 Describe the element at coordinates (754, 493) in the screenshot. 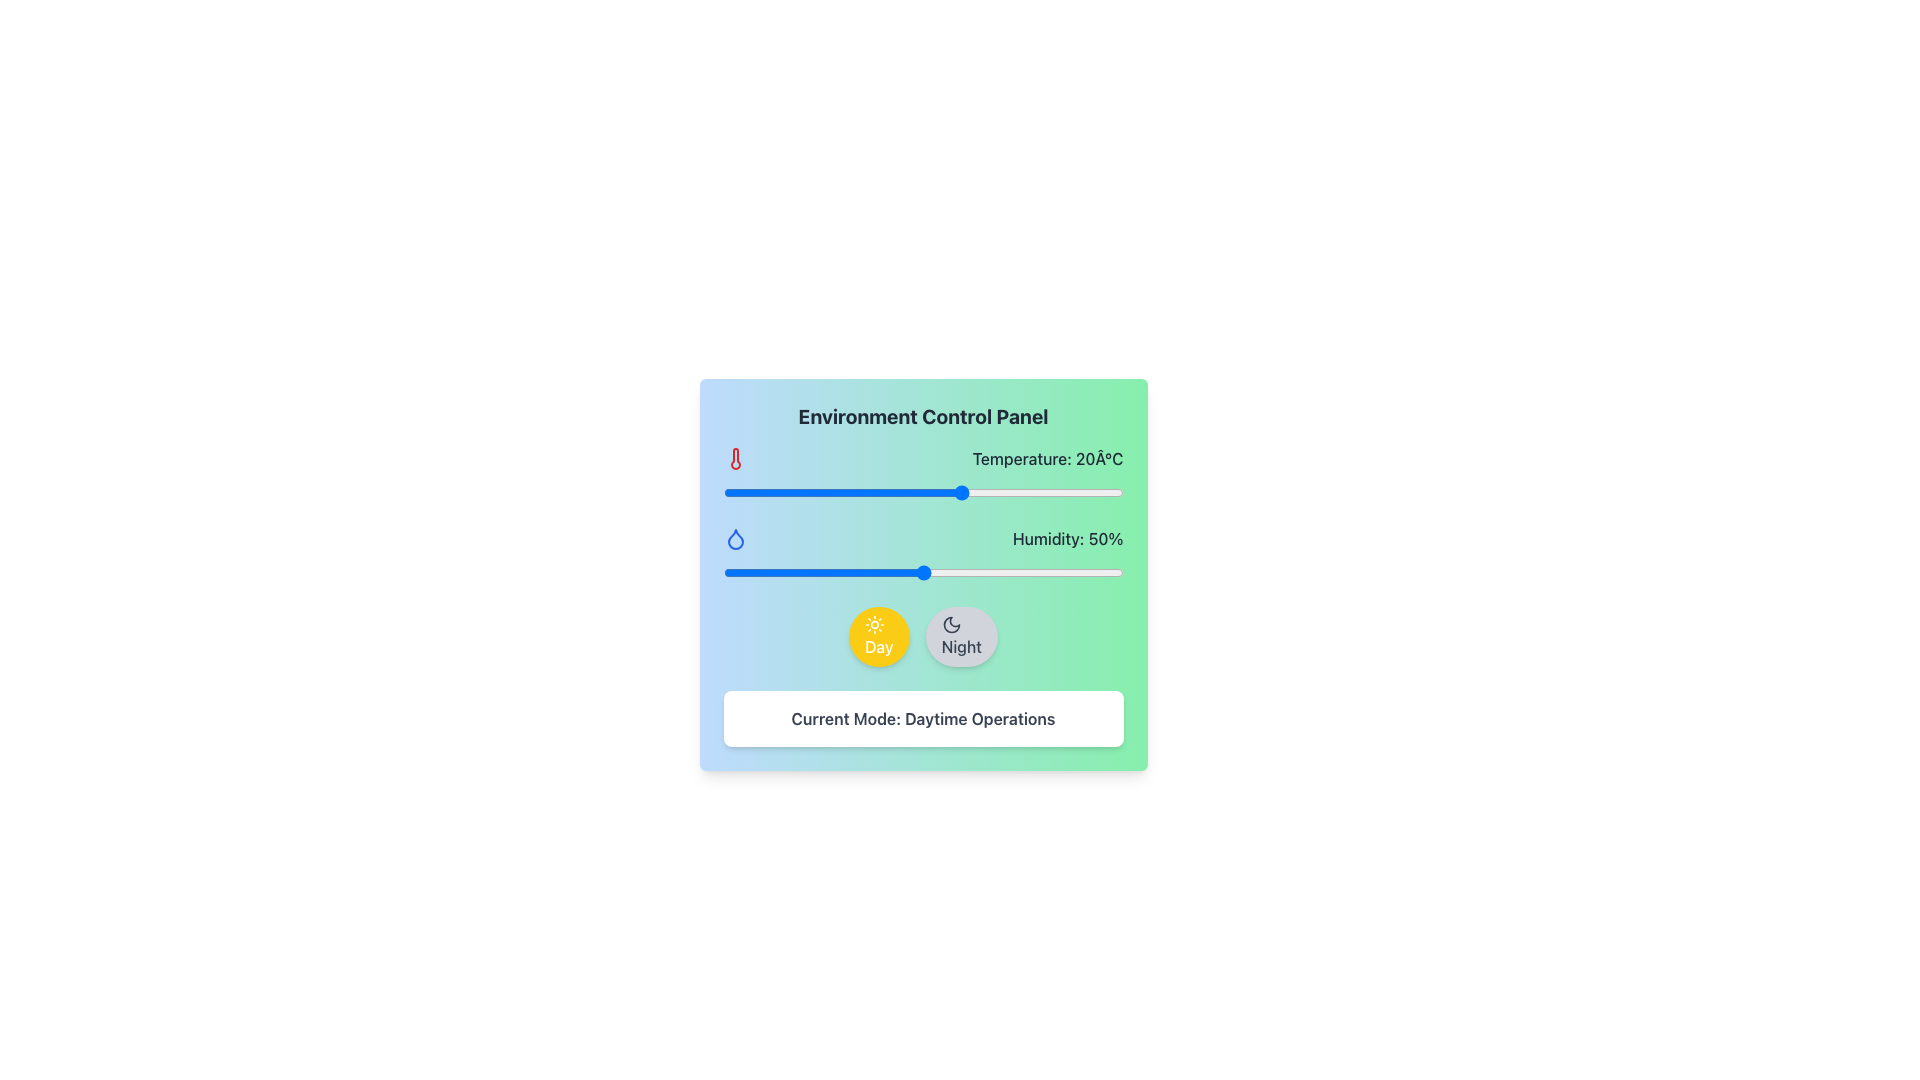

I see `the temperature` at that location.